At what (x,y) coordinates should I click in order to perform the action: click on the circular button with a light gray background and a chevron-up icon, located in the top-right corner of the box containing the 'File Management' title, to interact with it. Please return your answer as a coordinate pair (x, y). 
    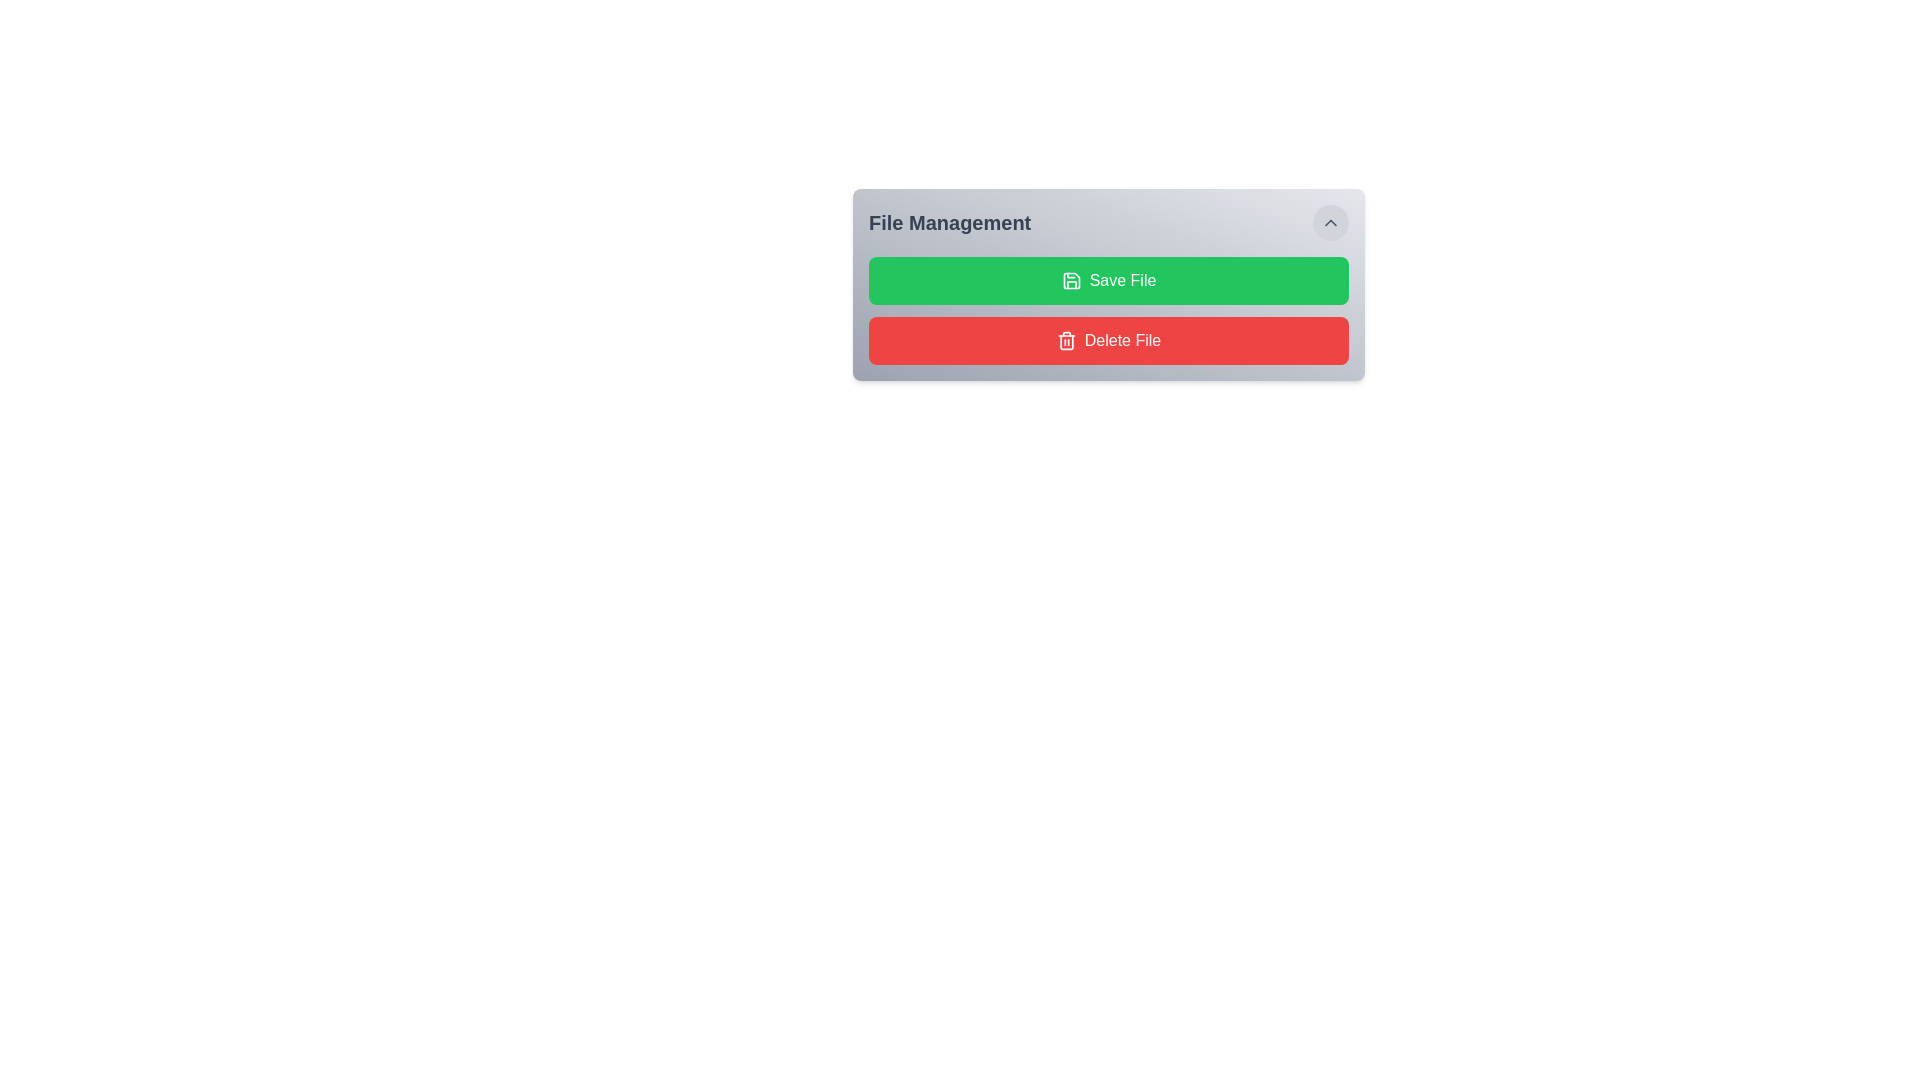
    Looking at the image, I should click on (1330, 223).